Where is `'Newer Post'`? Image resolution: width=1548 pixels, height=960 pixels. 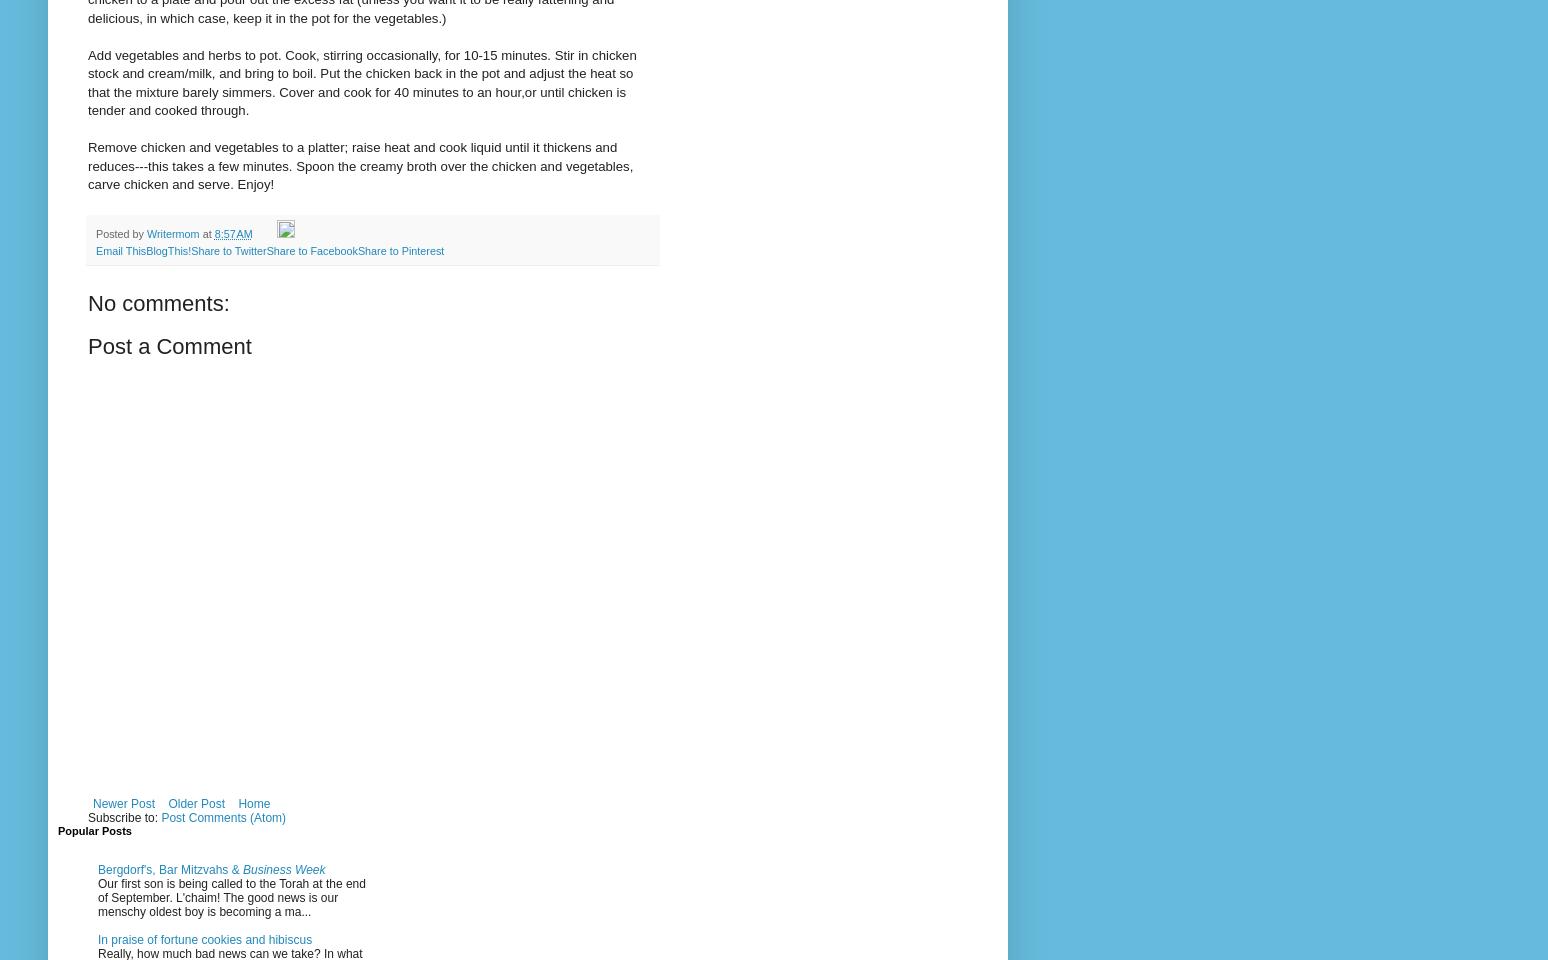 'Newer Post' is located at coordinates (123, 803).